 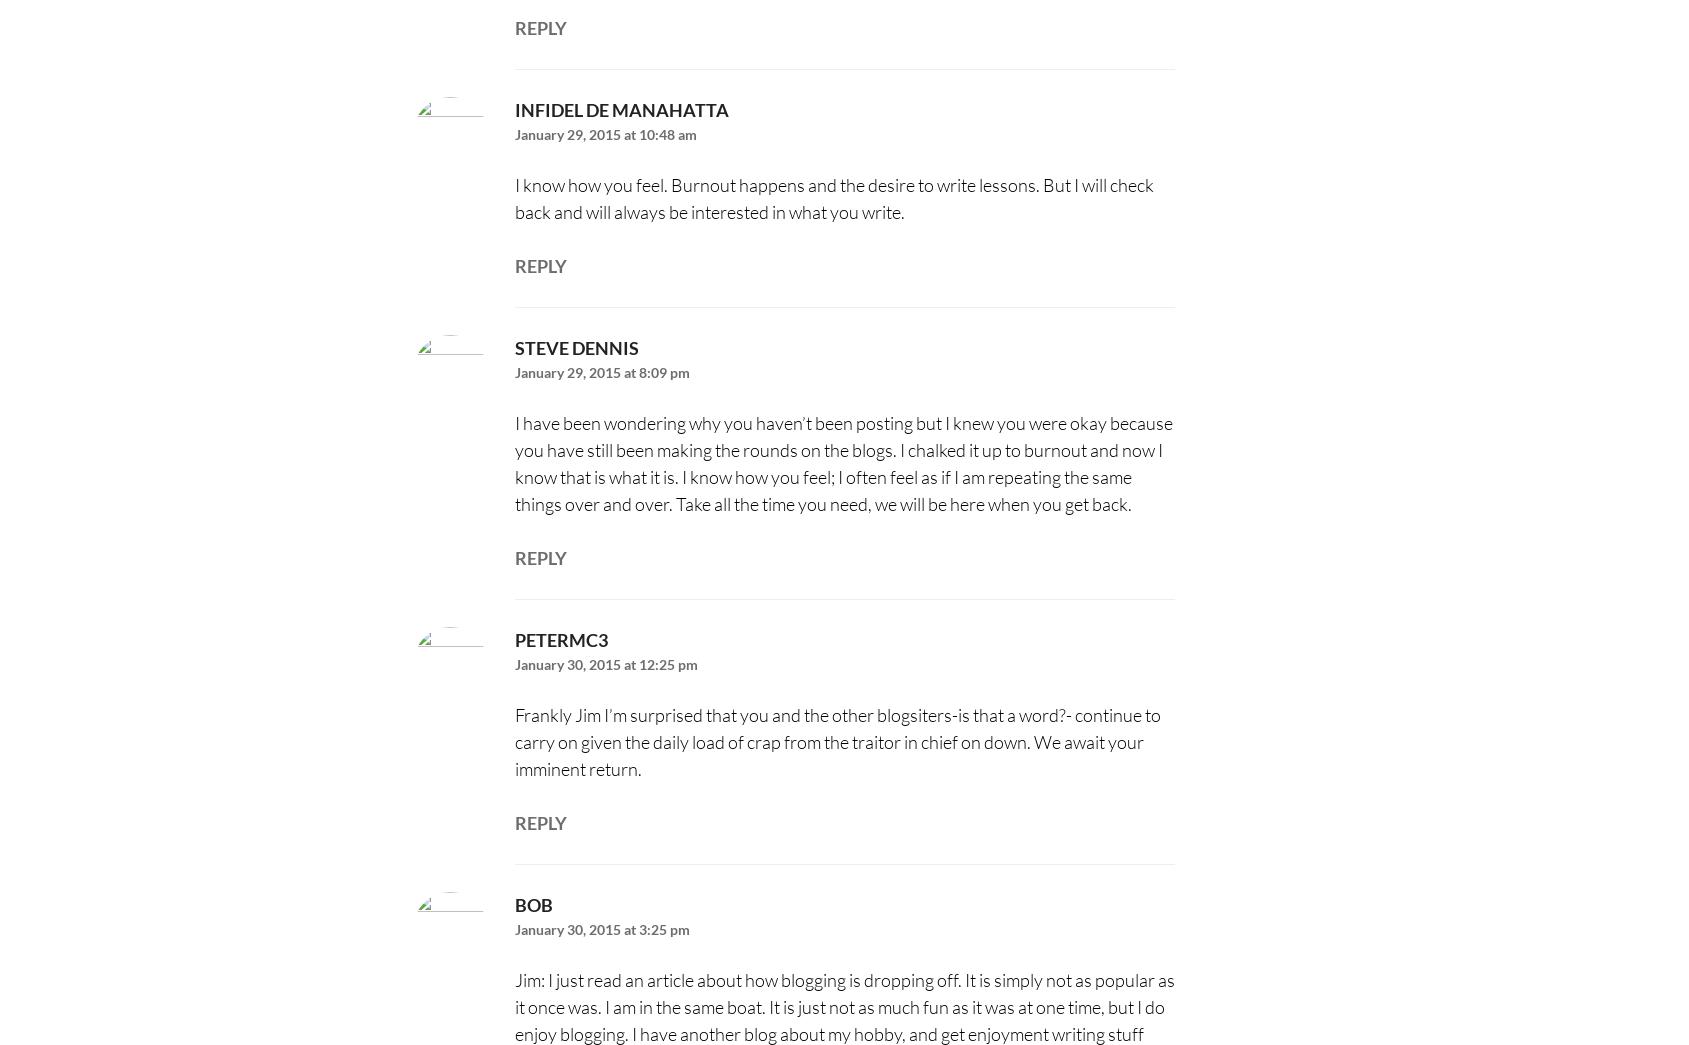 I want to click on 'Petermc3', so click(x=560, y=638).